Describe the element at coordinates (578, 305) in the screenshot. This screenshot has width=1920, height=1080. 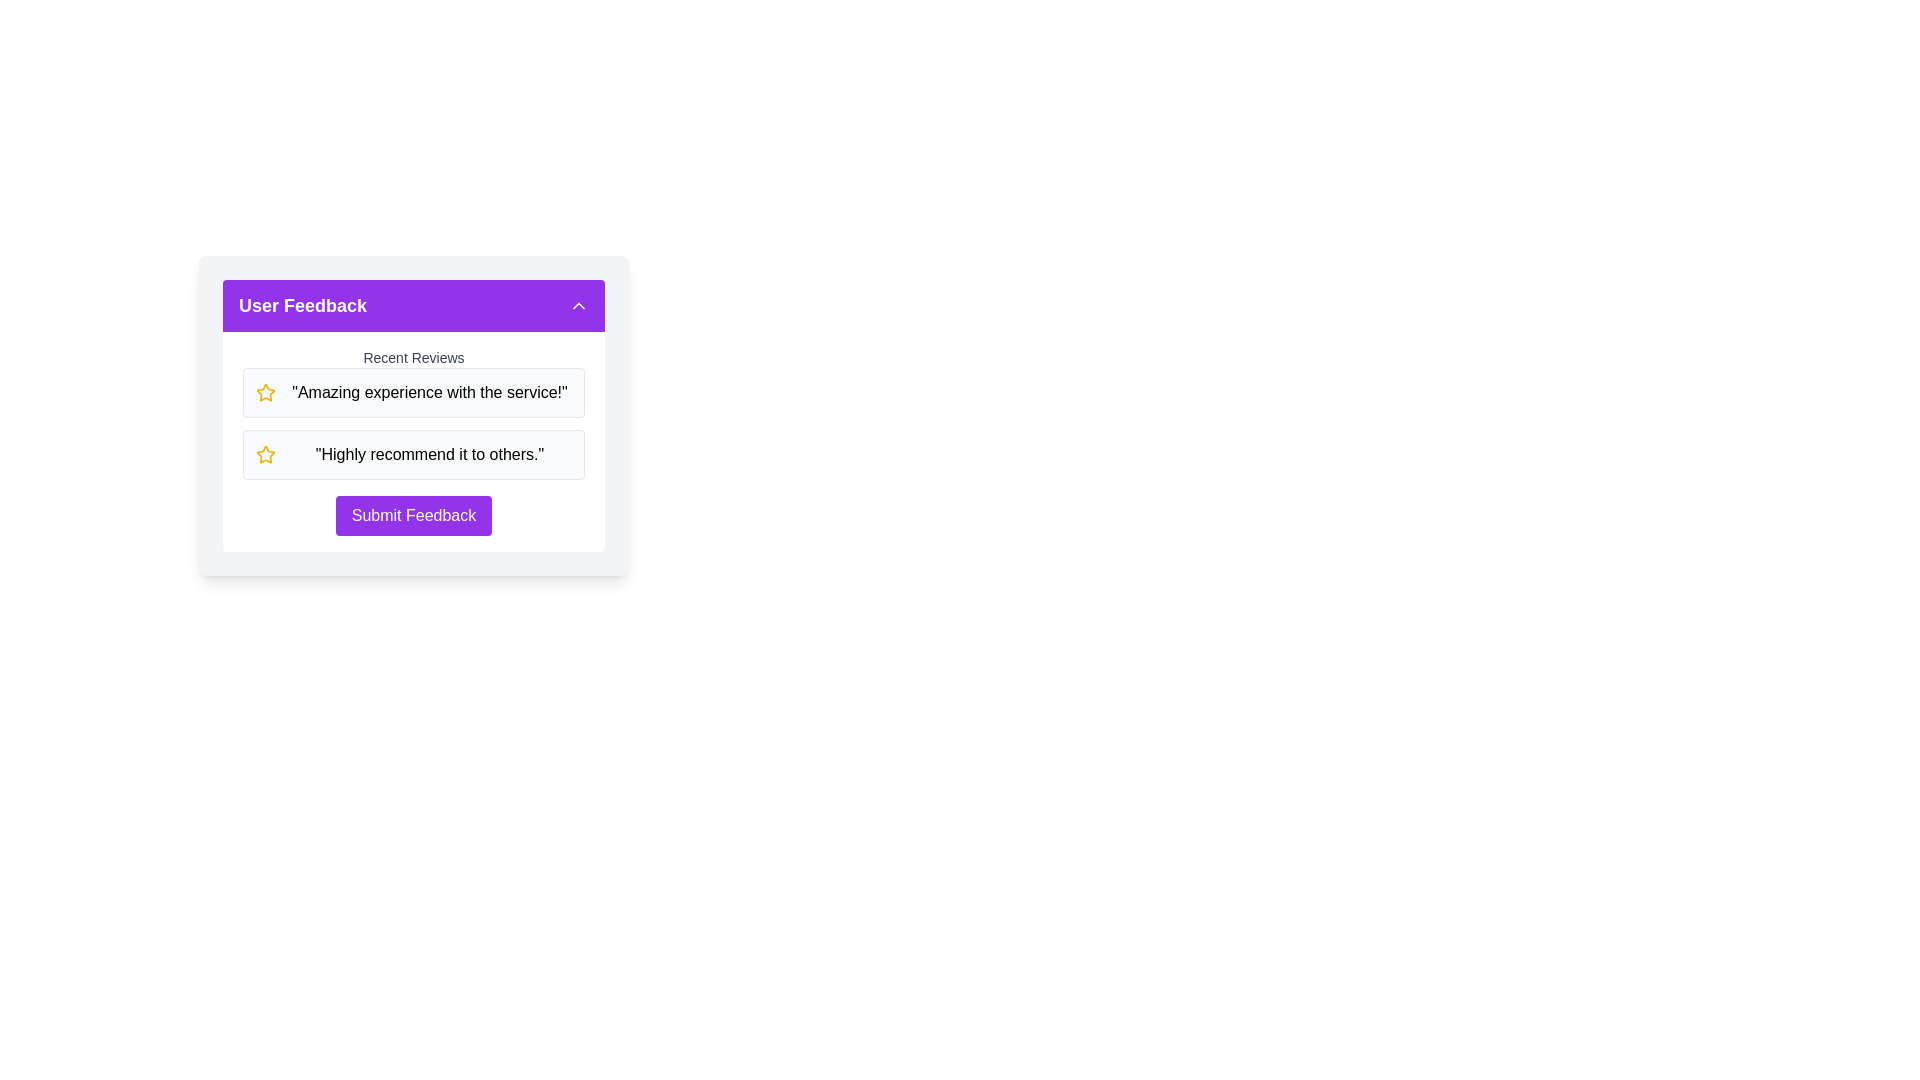
I see `the upward-pointing chevron icon located on the right side of the purple header bar` at that location.